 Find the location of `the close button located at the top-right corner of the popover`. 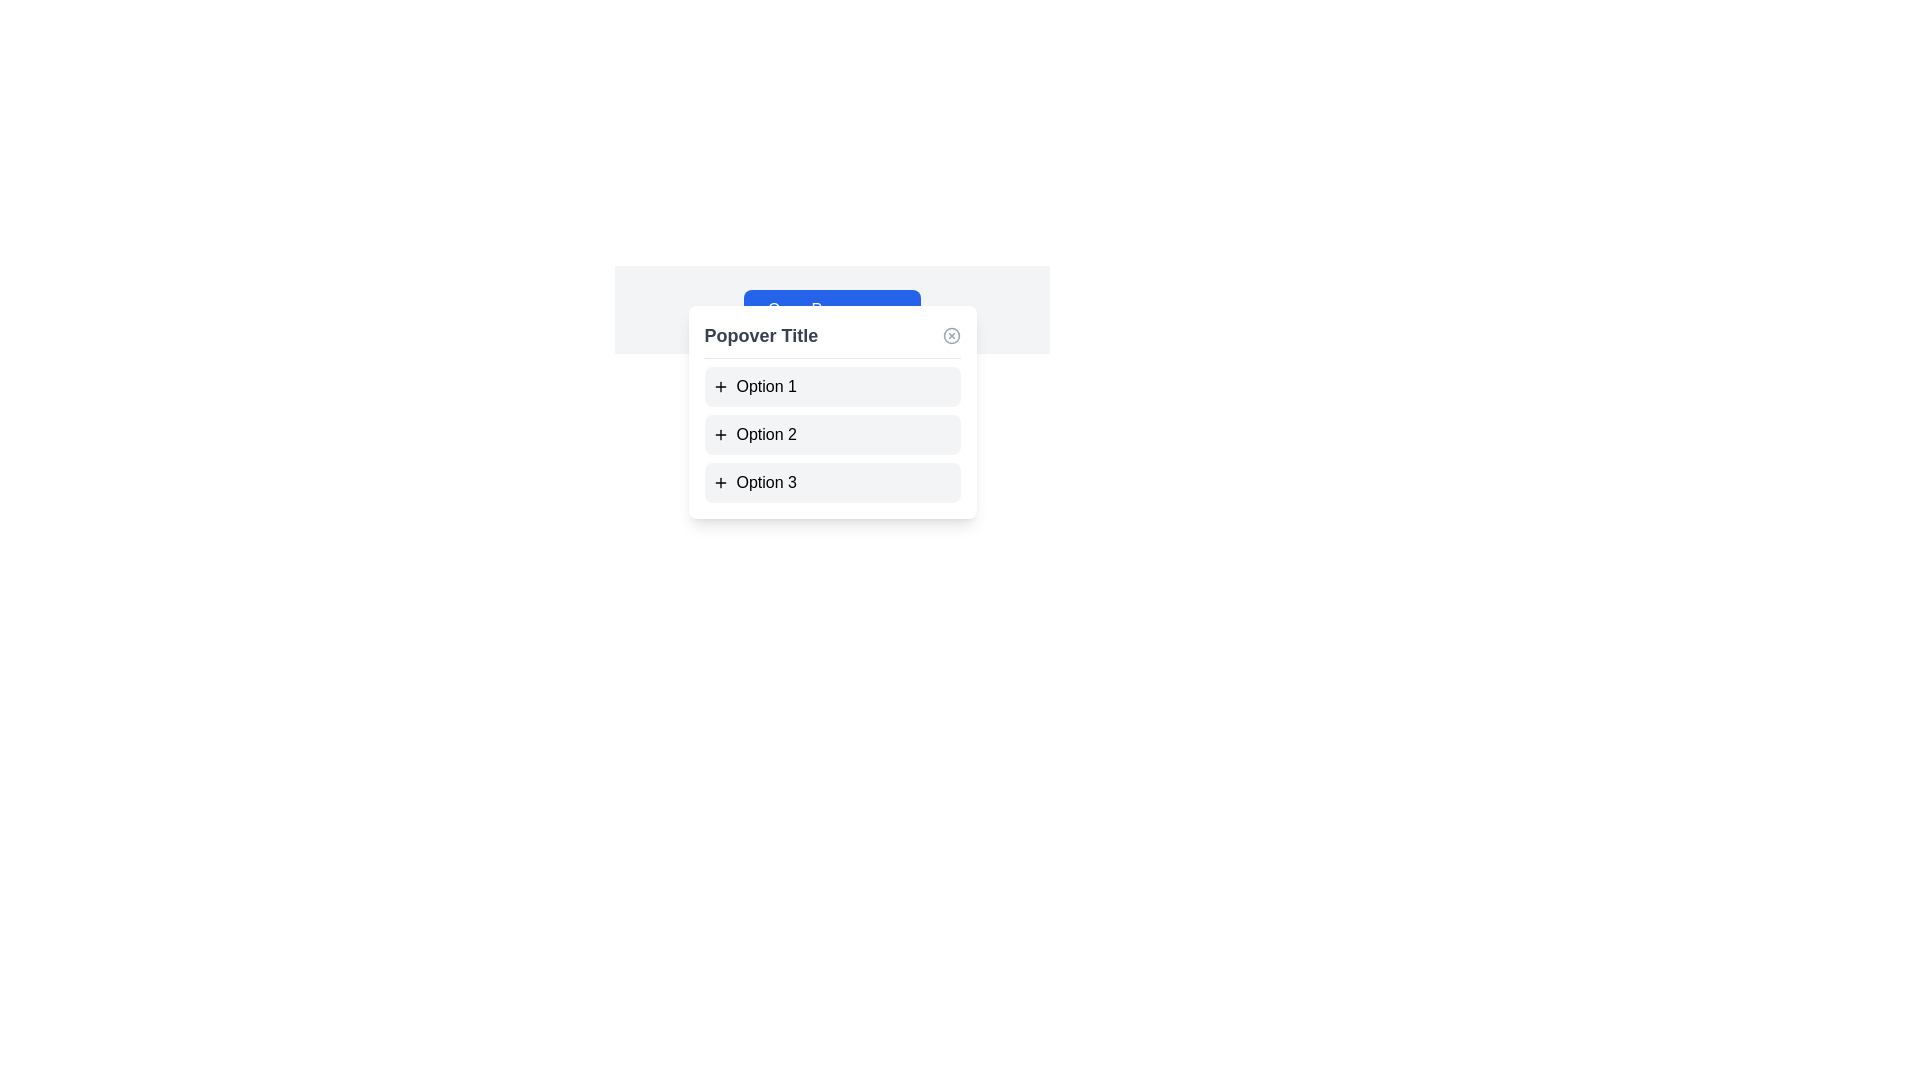

the close button located at the top-right corner of the popover is located at coordinates (950, 334).